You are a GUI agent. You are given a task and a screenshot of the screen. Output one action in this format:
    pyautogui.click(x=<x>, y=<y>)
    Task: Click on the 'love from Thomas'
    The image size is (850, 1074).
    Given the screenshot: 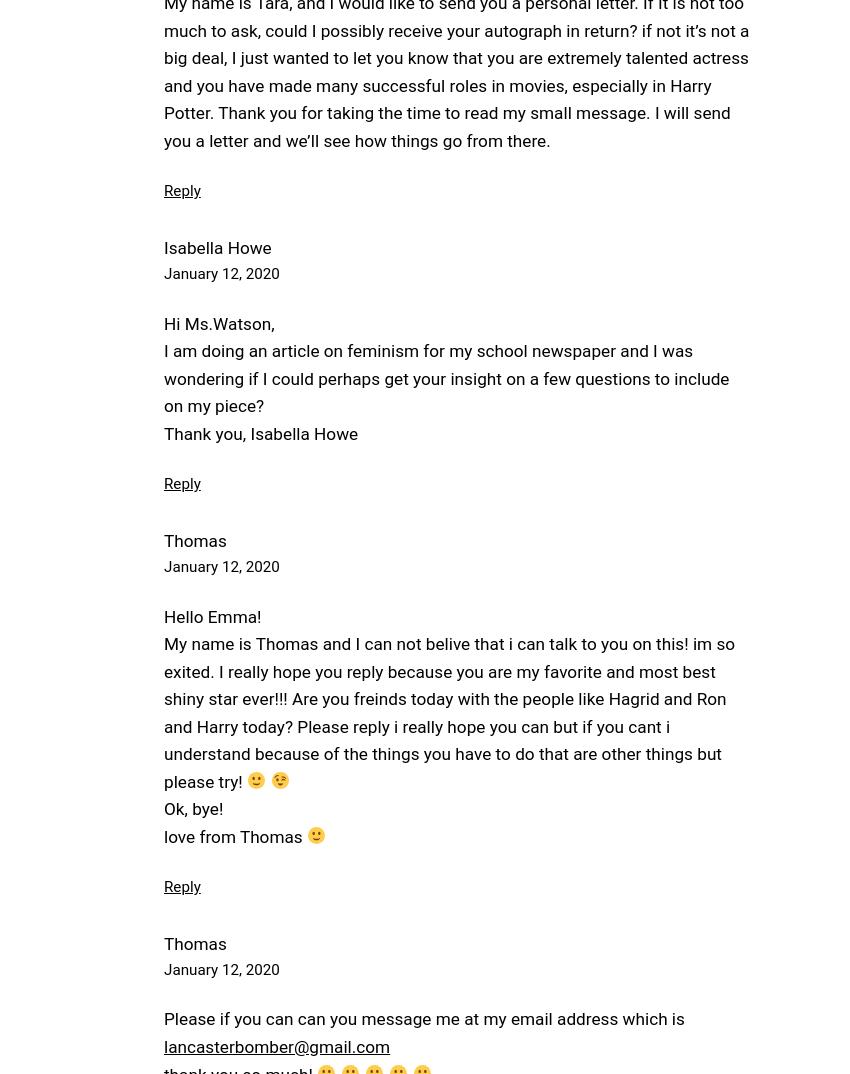 What is the action you would take?
    pyautogui.click(x=235, y=836)
    